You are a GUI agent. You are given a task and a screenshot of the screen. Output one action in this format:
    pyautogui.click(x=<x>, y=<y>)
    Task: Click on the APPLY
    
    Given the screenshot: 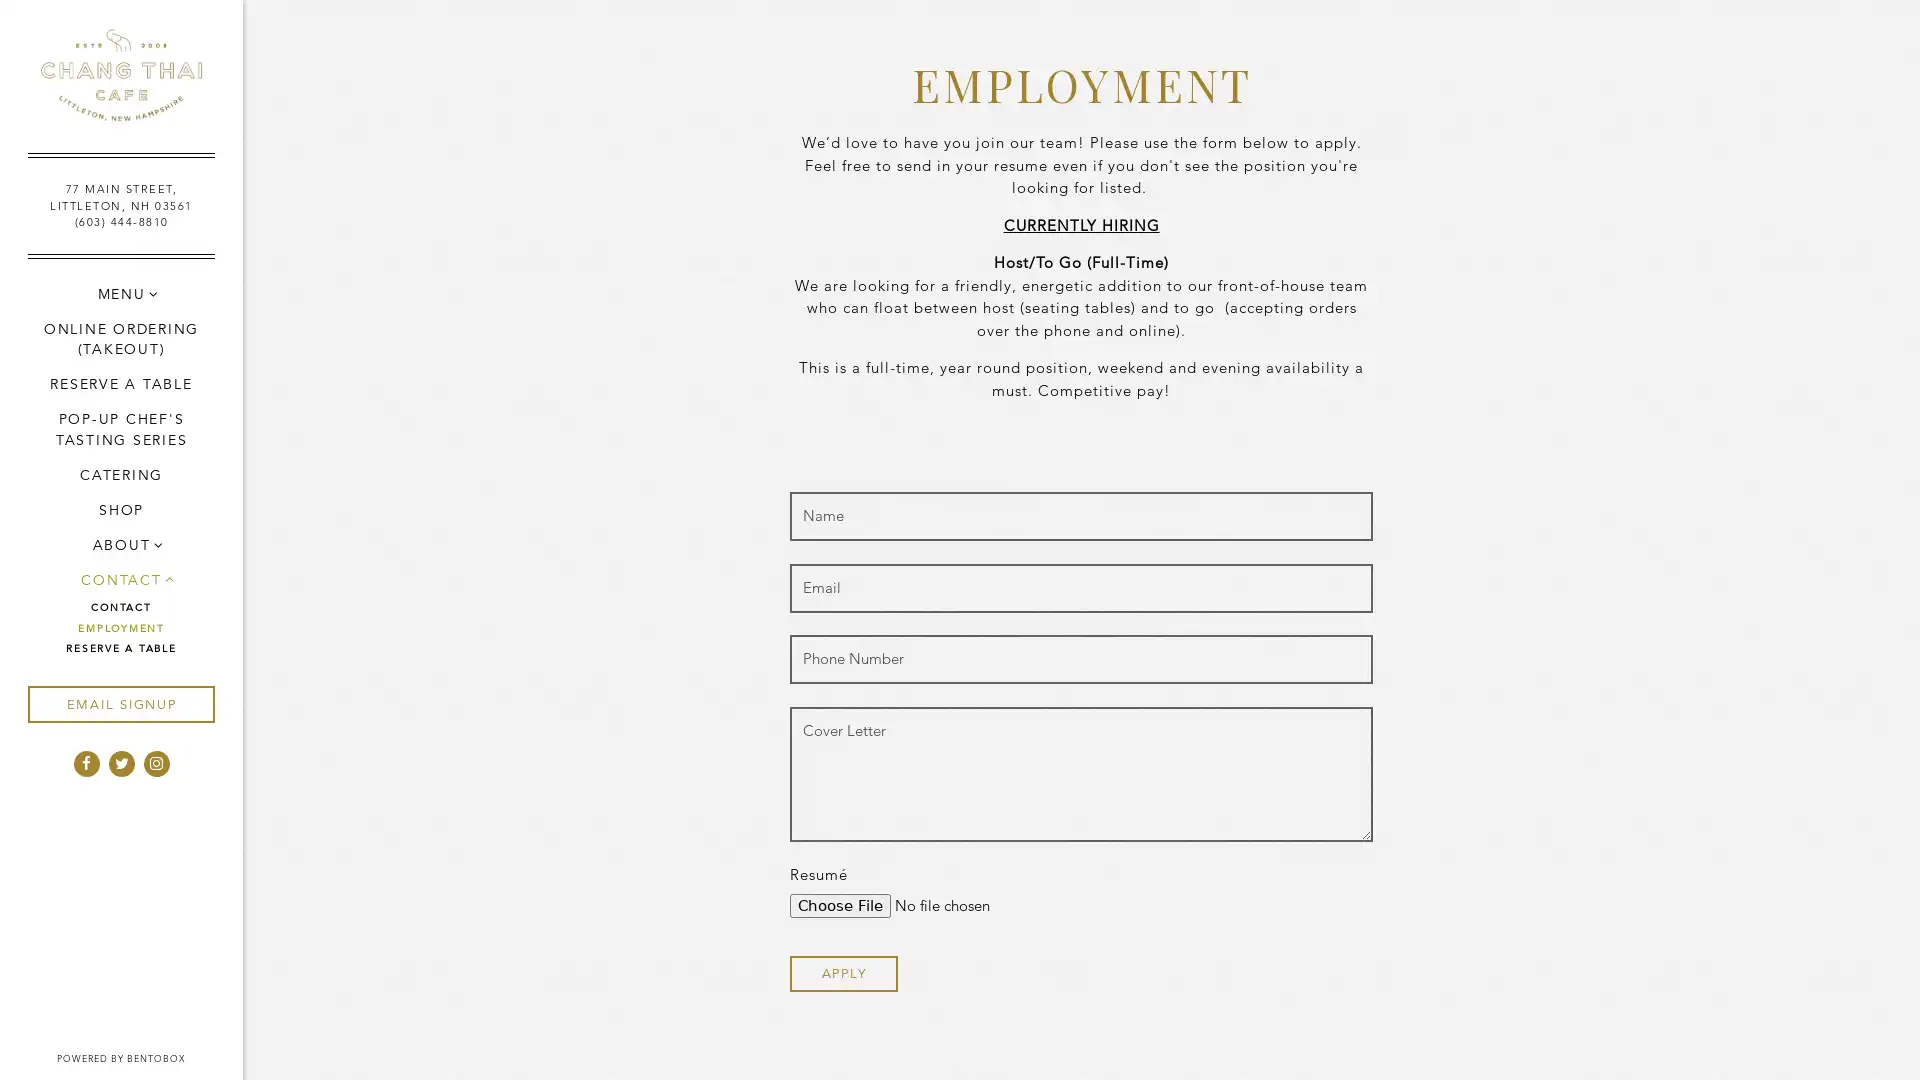 What is the action you would take?
    pyautogui.click(x=843, y=972)
    